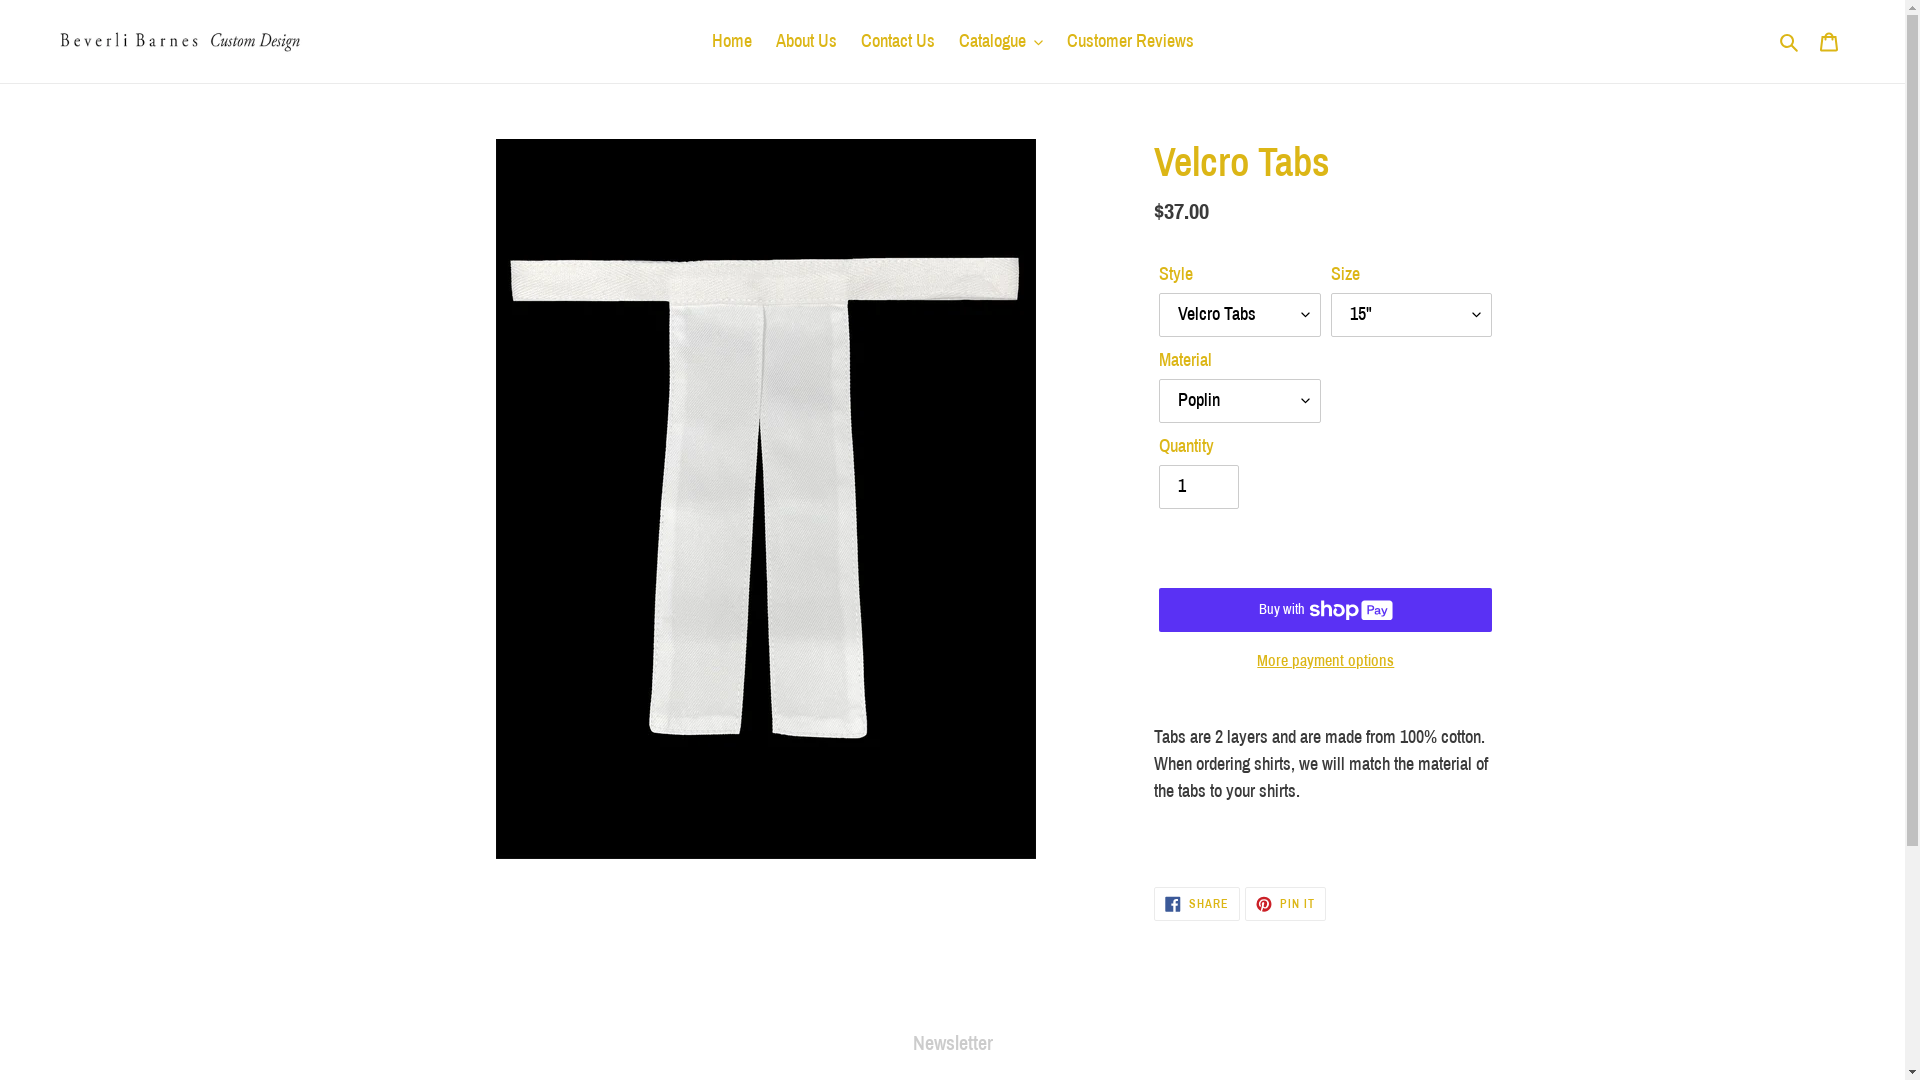 The width and height of the screenshot is (1920, 1080). I want to click on 'Catalogue', so click(999, 41).